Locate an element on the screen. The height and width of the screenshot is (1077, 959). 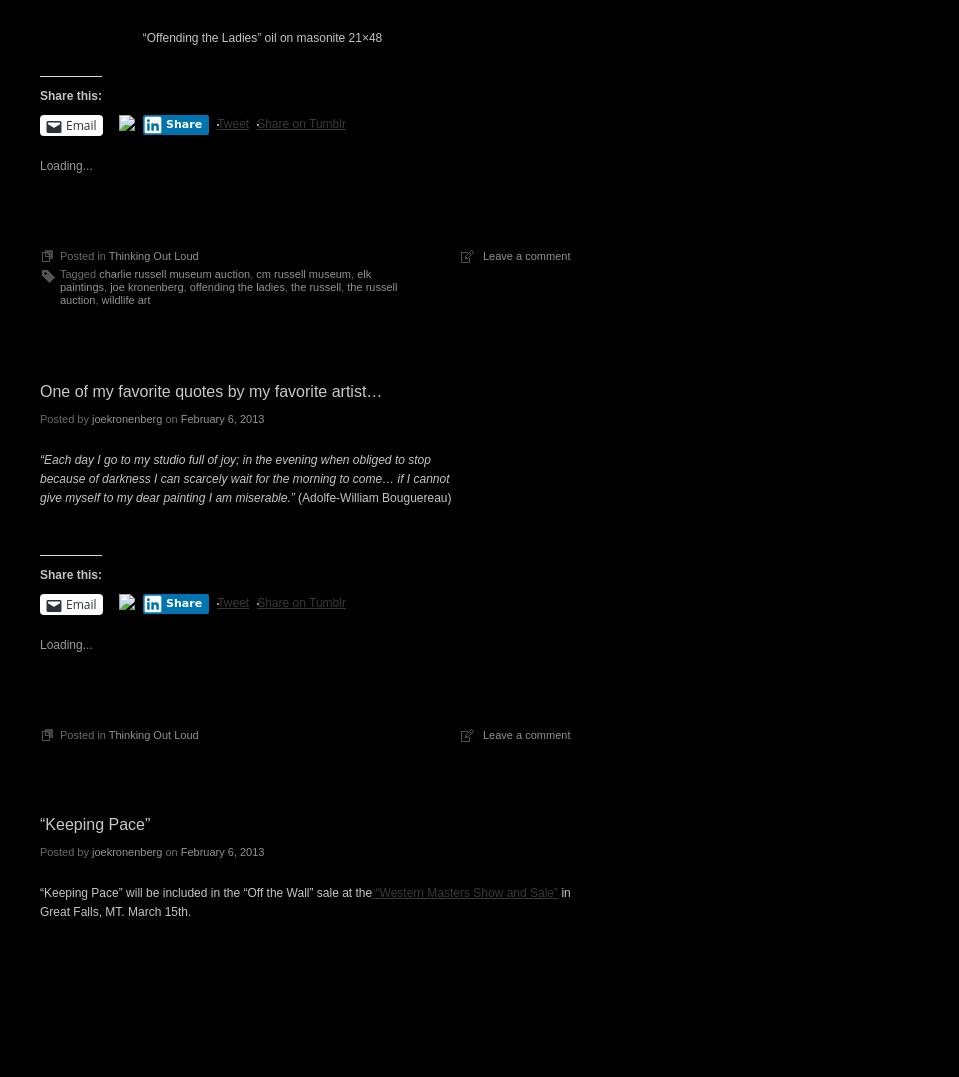
'“Each day I go to my studio full of joy; in the evening when obliged to stop' is located at coordinates (234, 459).